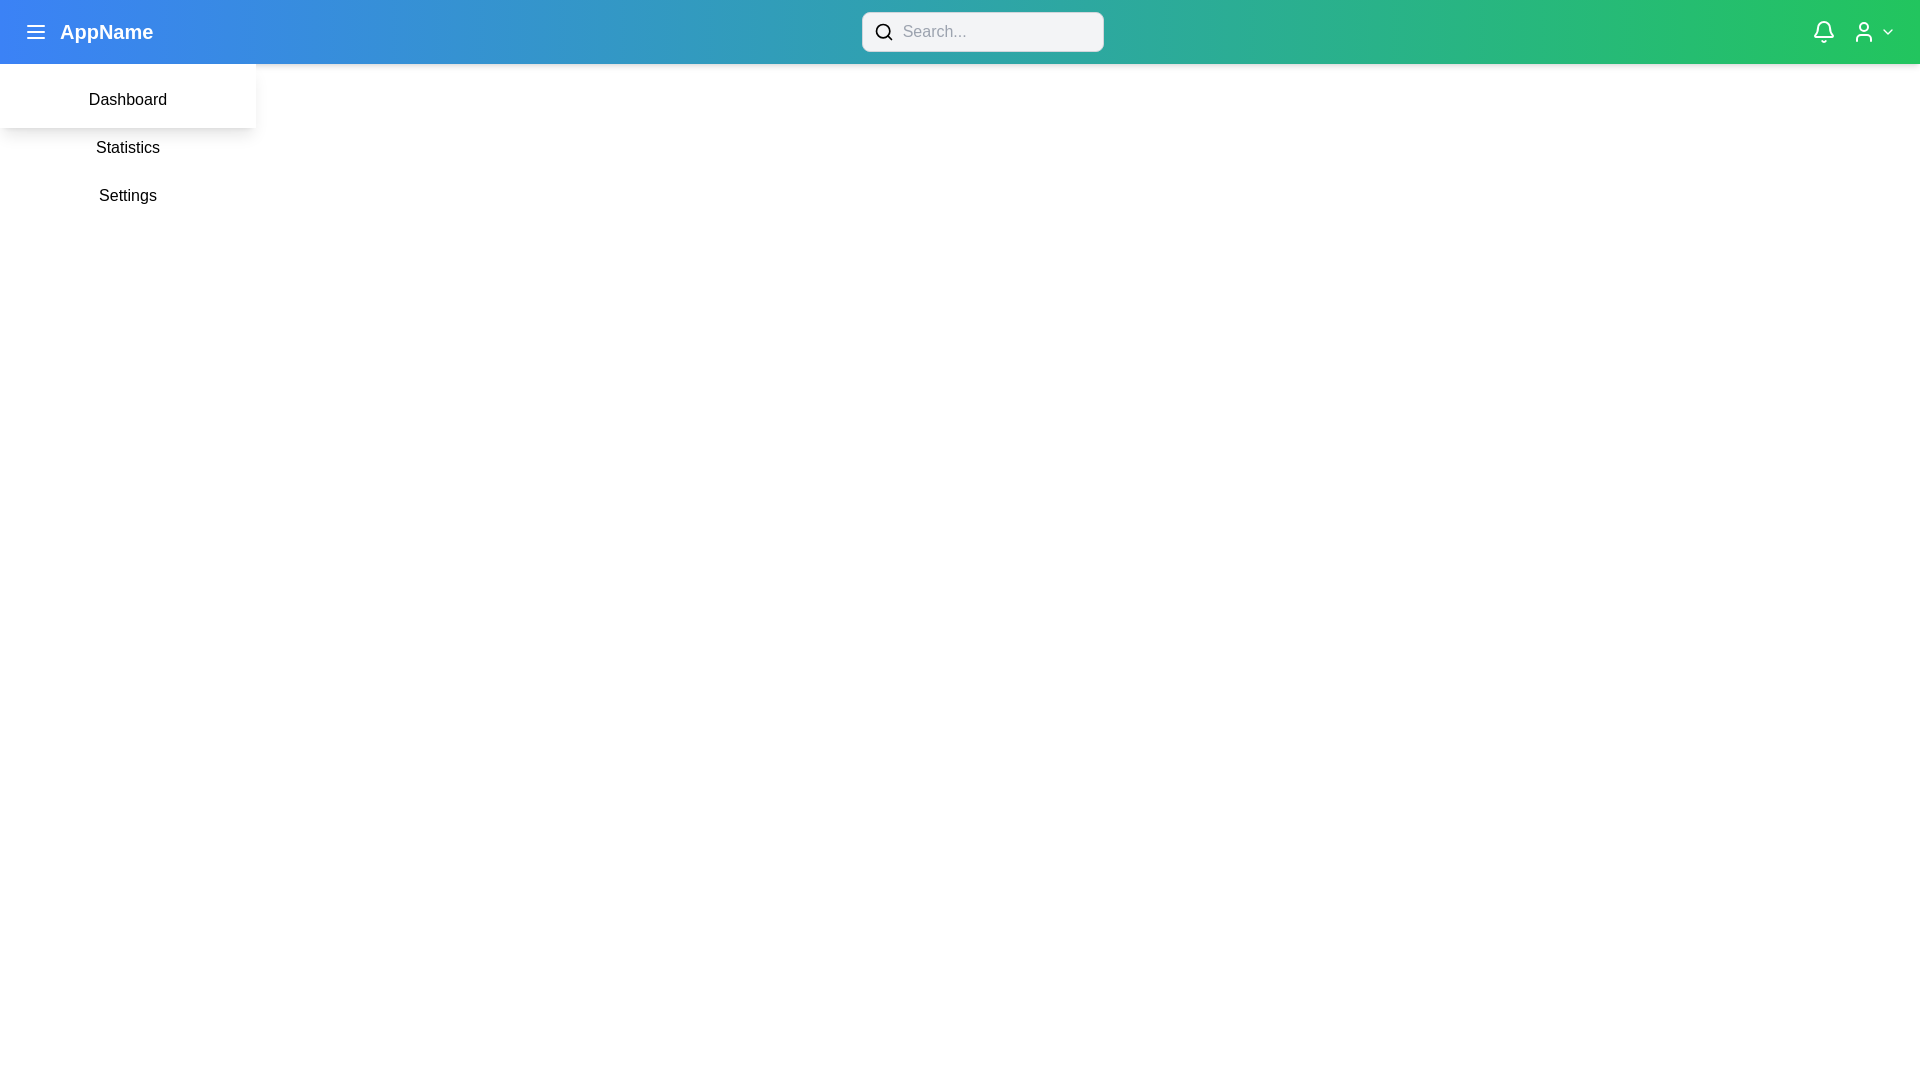 This screenshot has width=1920, height=1080. What do you see at coordinates (127, 196) in the screenshot?
I see `the 'Settings' button, which is the third item in a vertical list within a dropdown menu` at bounding box center [127, 196].